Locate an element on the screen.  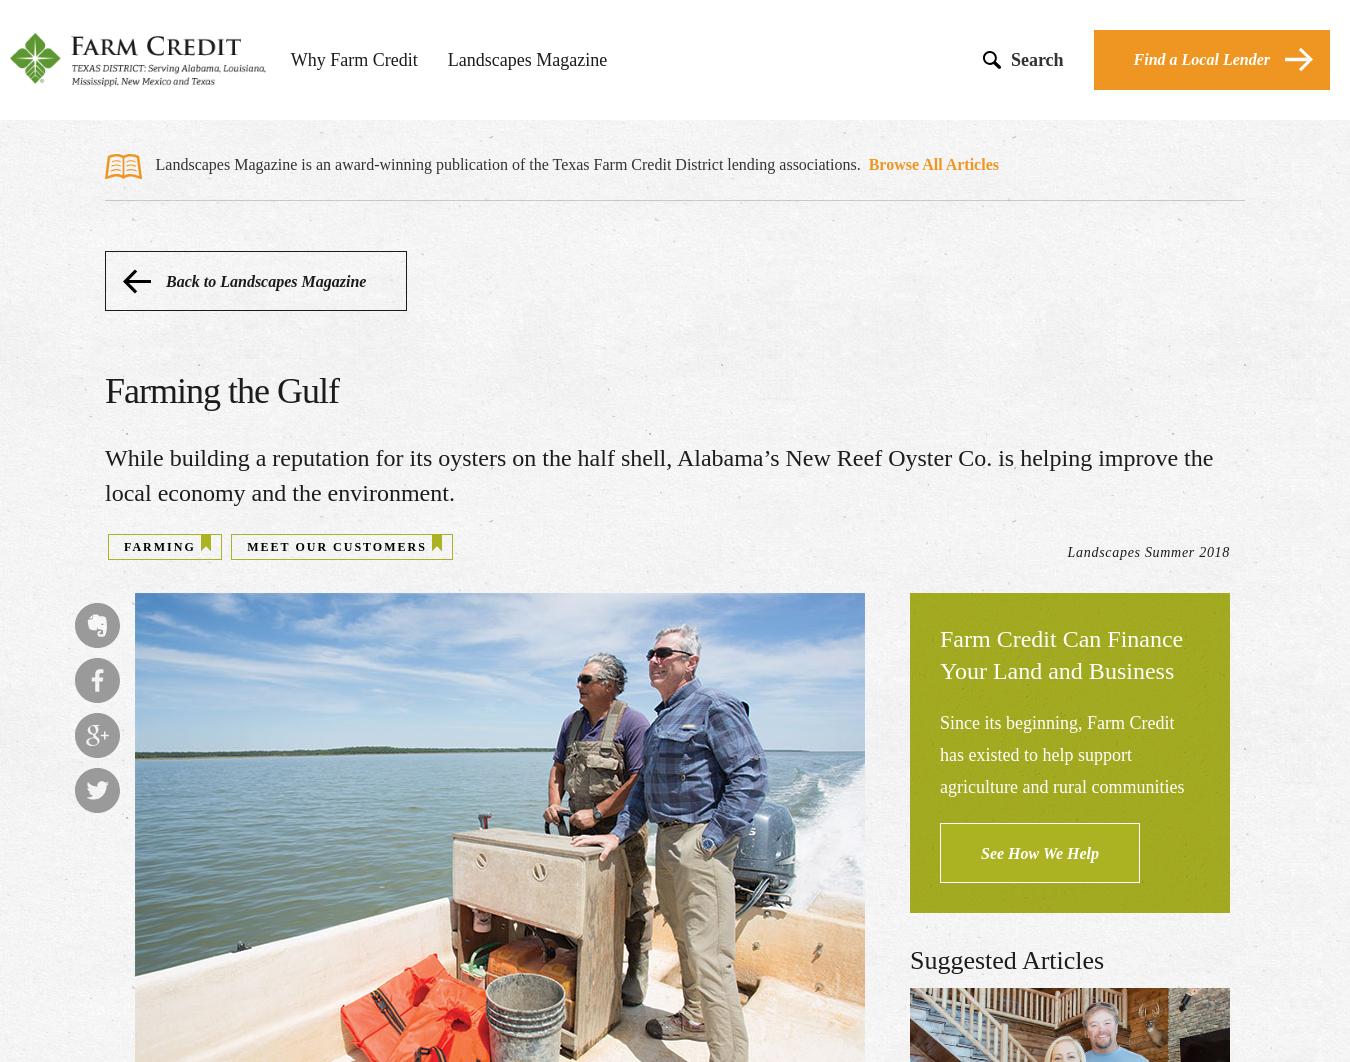
'FARMING' is located at coordinates (159, 547).